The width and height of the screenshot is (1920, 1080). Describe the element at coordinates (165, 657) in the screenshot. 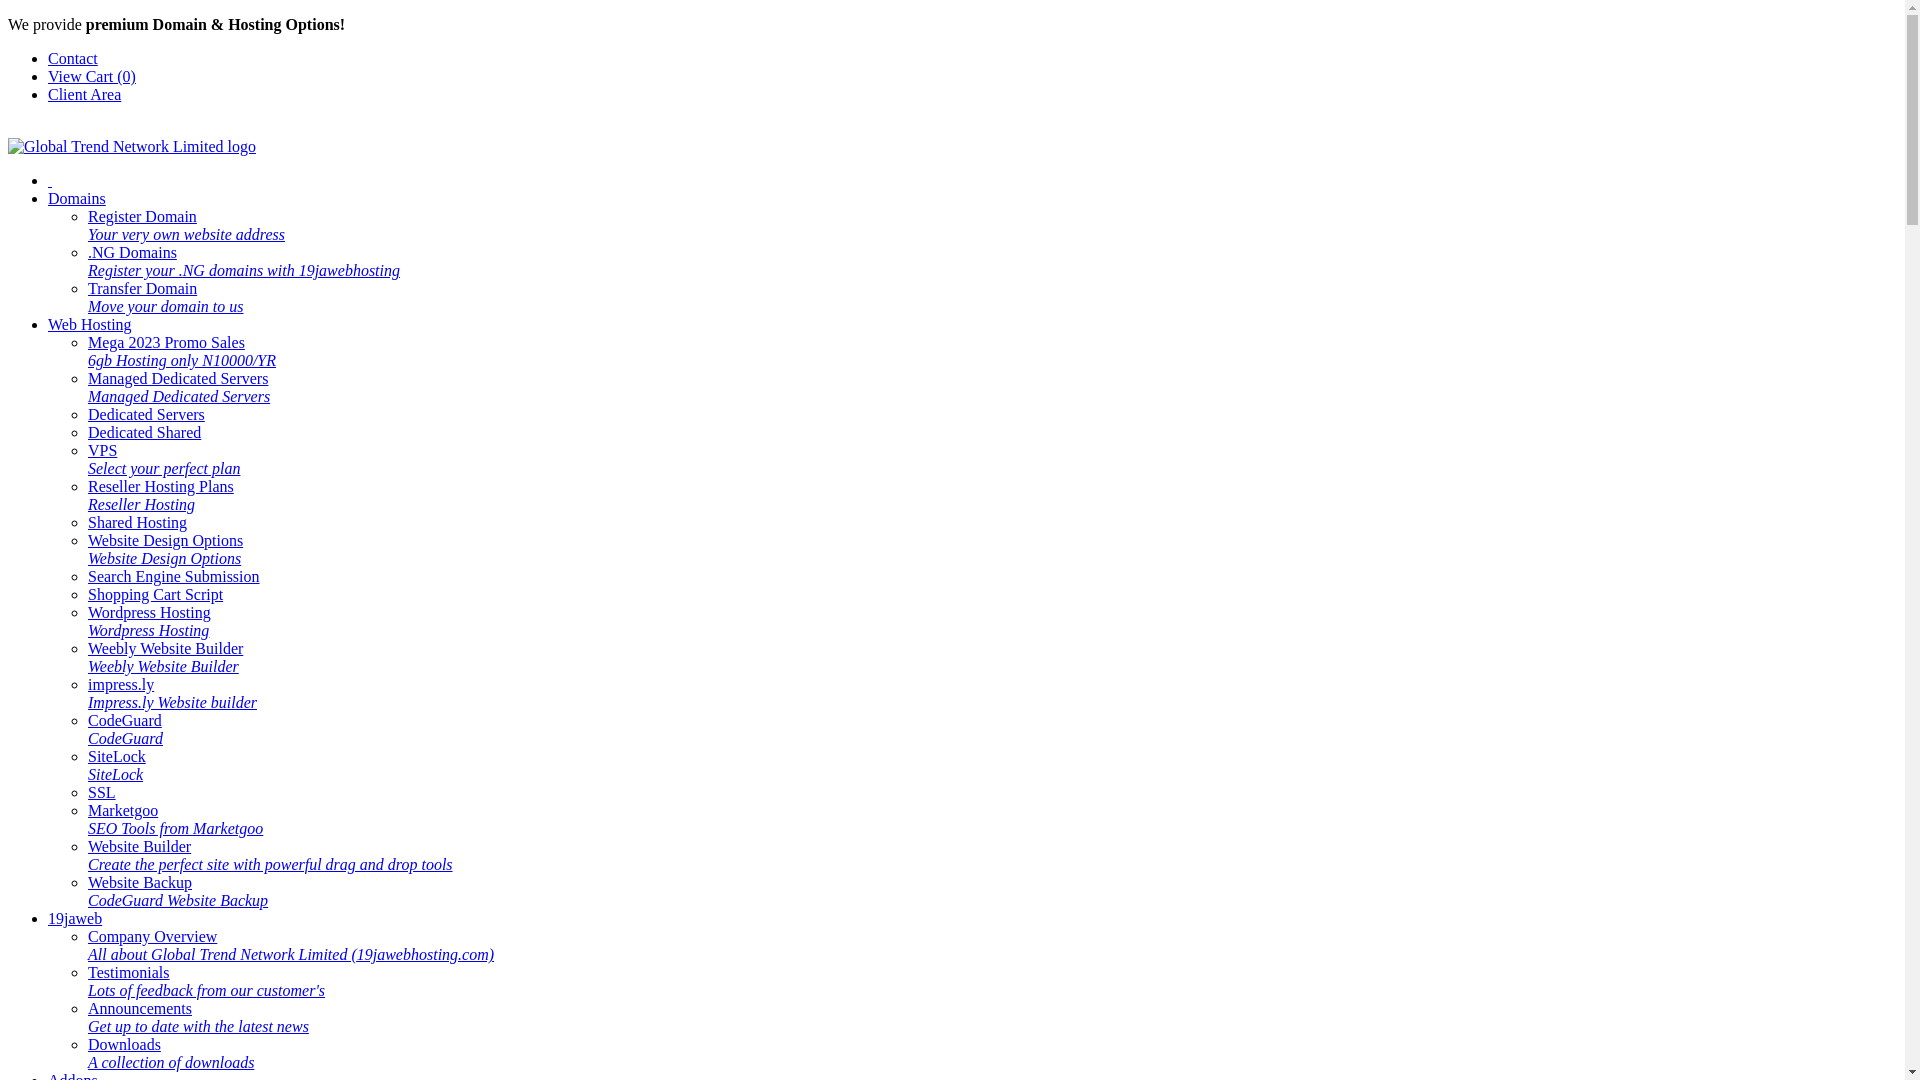

I see `'Weebly Website Builder` at that location.